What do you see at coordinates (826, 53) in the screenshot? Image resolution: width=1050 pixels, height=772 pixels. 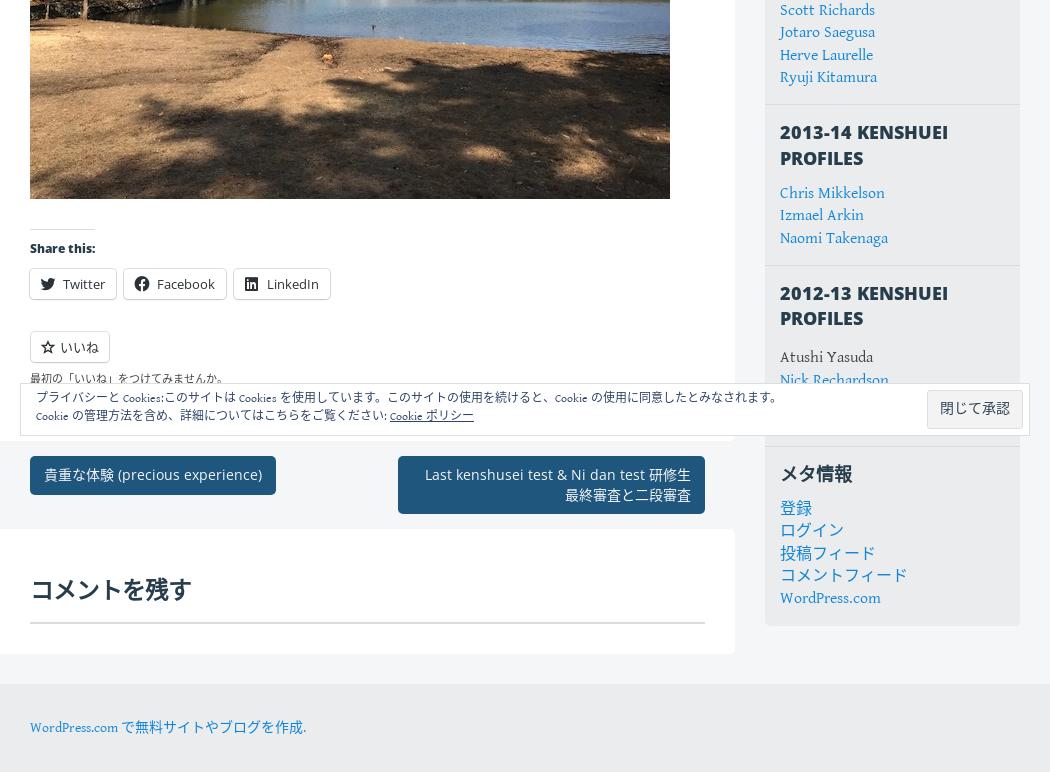 I see `'Herve Laurelle'` at bounding box center [826, 53].